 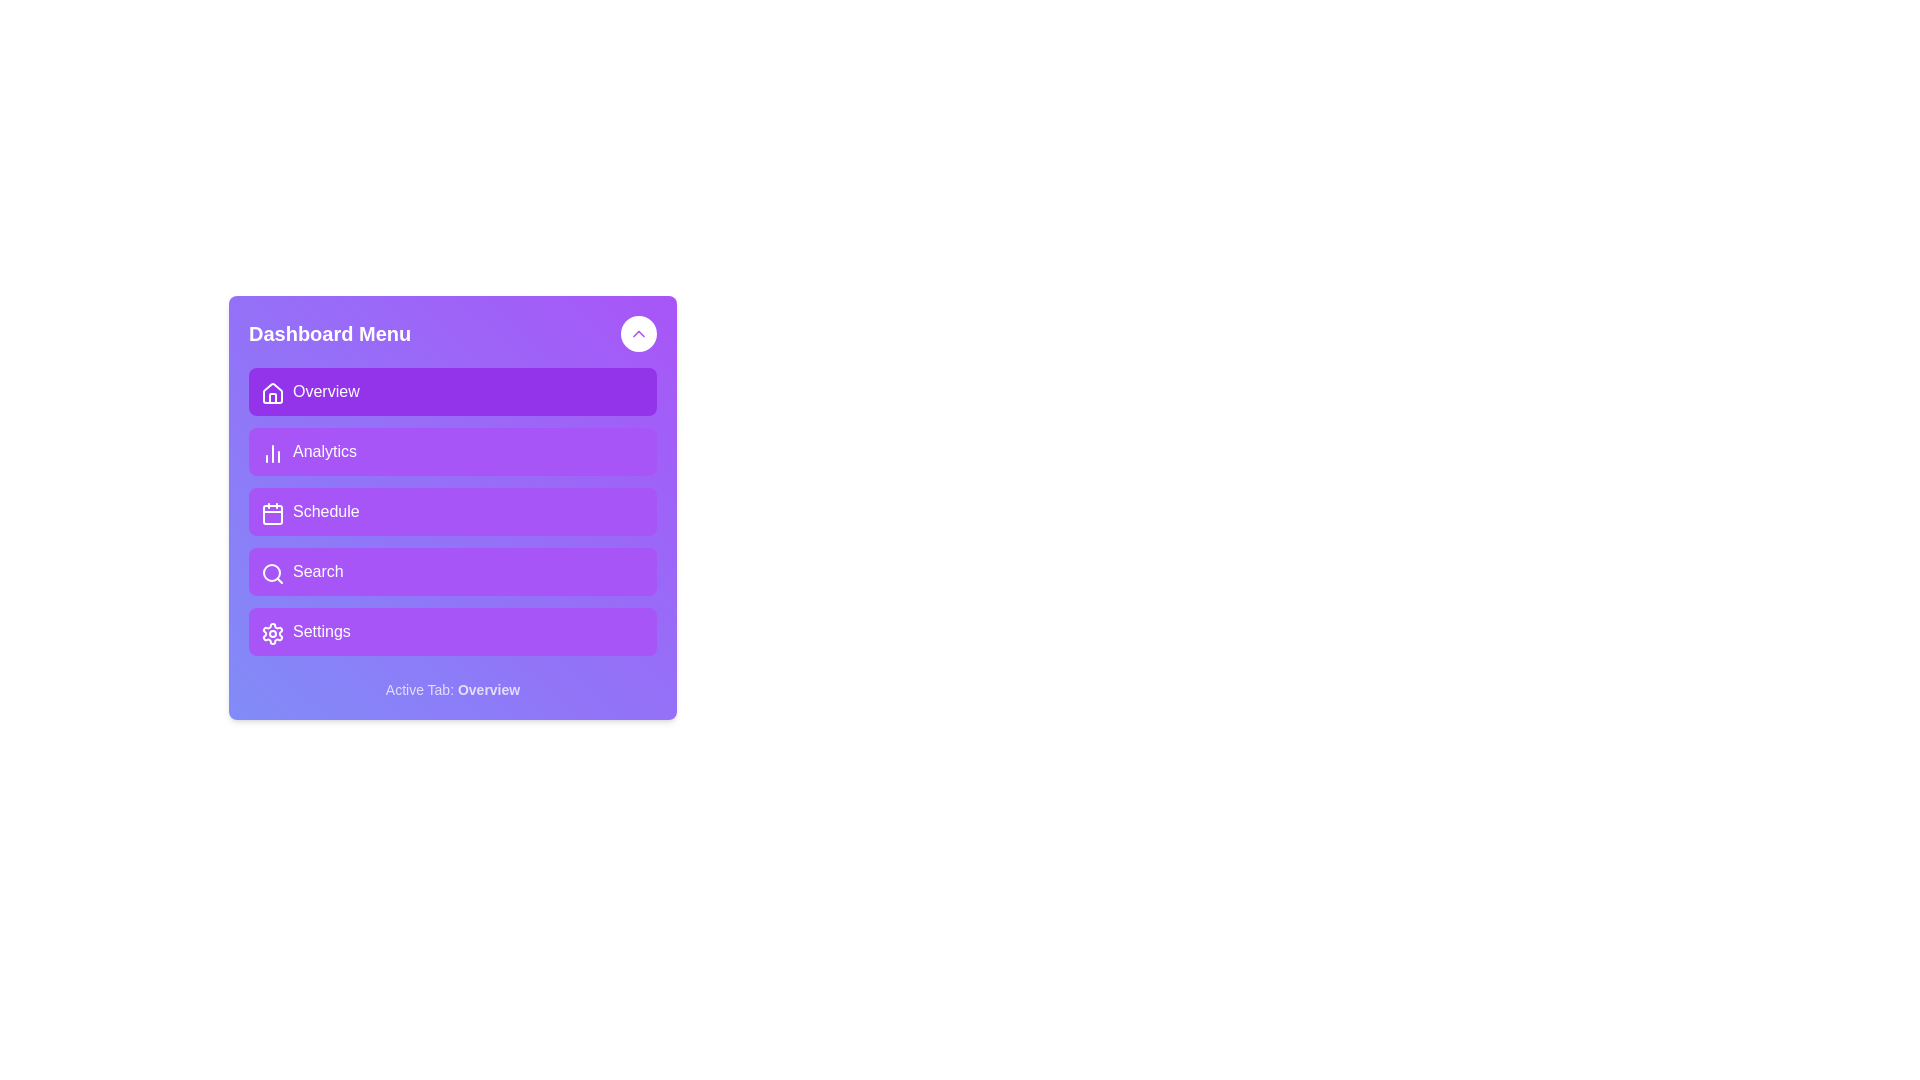 I want to click on the search icon located in the vertical navigation menu, which is the fourth icon in the list, to initiate a search, so click(x=272, y=574).